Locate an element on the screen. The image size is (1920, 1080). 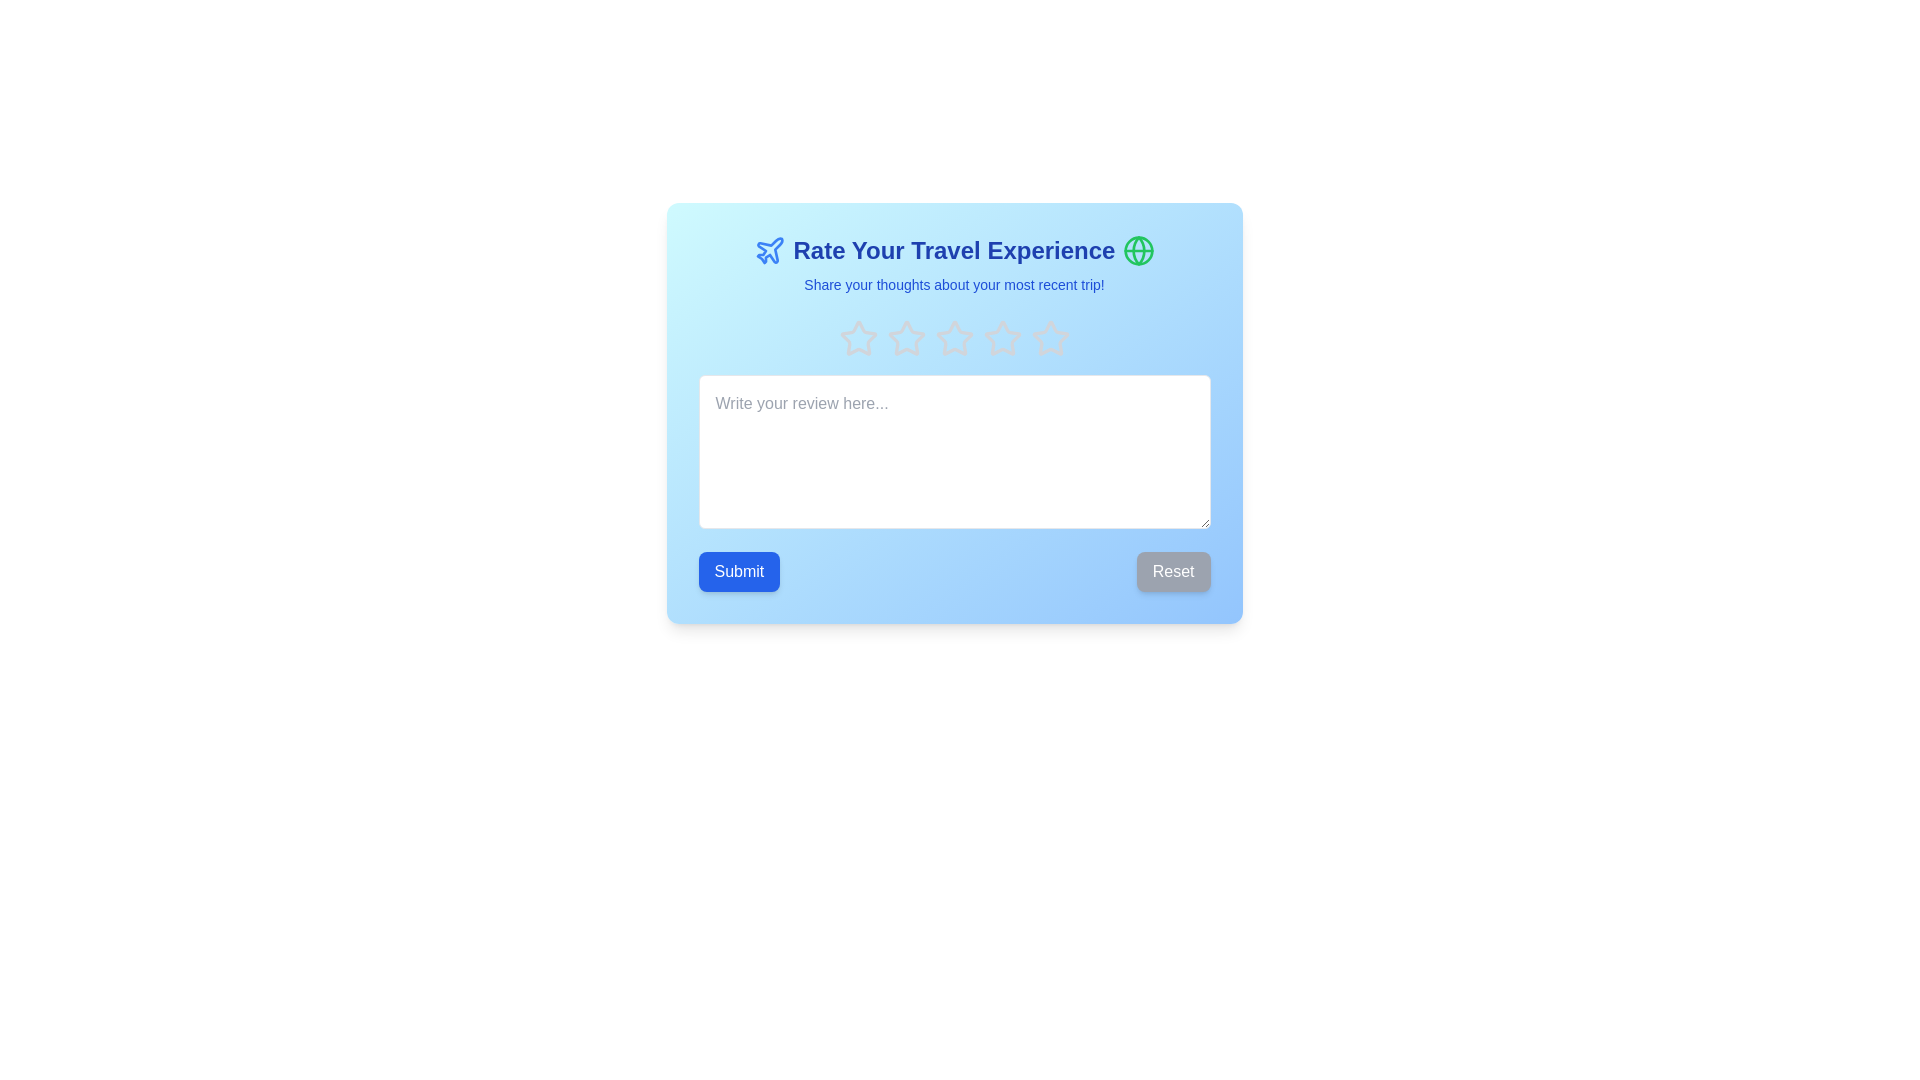
the blue airplane icon located to the left of the heading 'Rate Your Travel Experience' is located at coordinates (768, 249).